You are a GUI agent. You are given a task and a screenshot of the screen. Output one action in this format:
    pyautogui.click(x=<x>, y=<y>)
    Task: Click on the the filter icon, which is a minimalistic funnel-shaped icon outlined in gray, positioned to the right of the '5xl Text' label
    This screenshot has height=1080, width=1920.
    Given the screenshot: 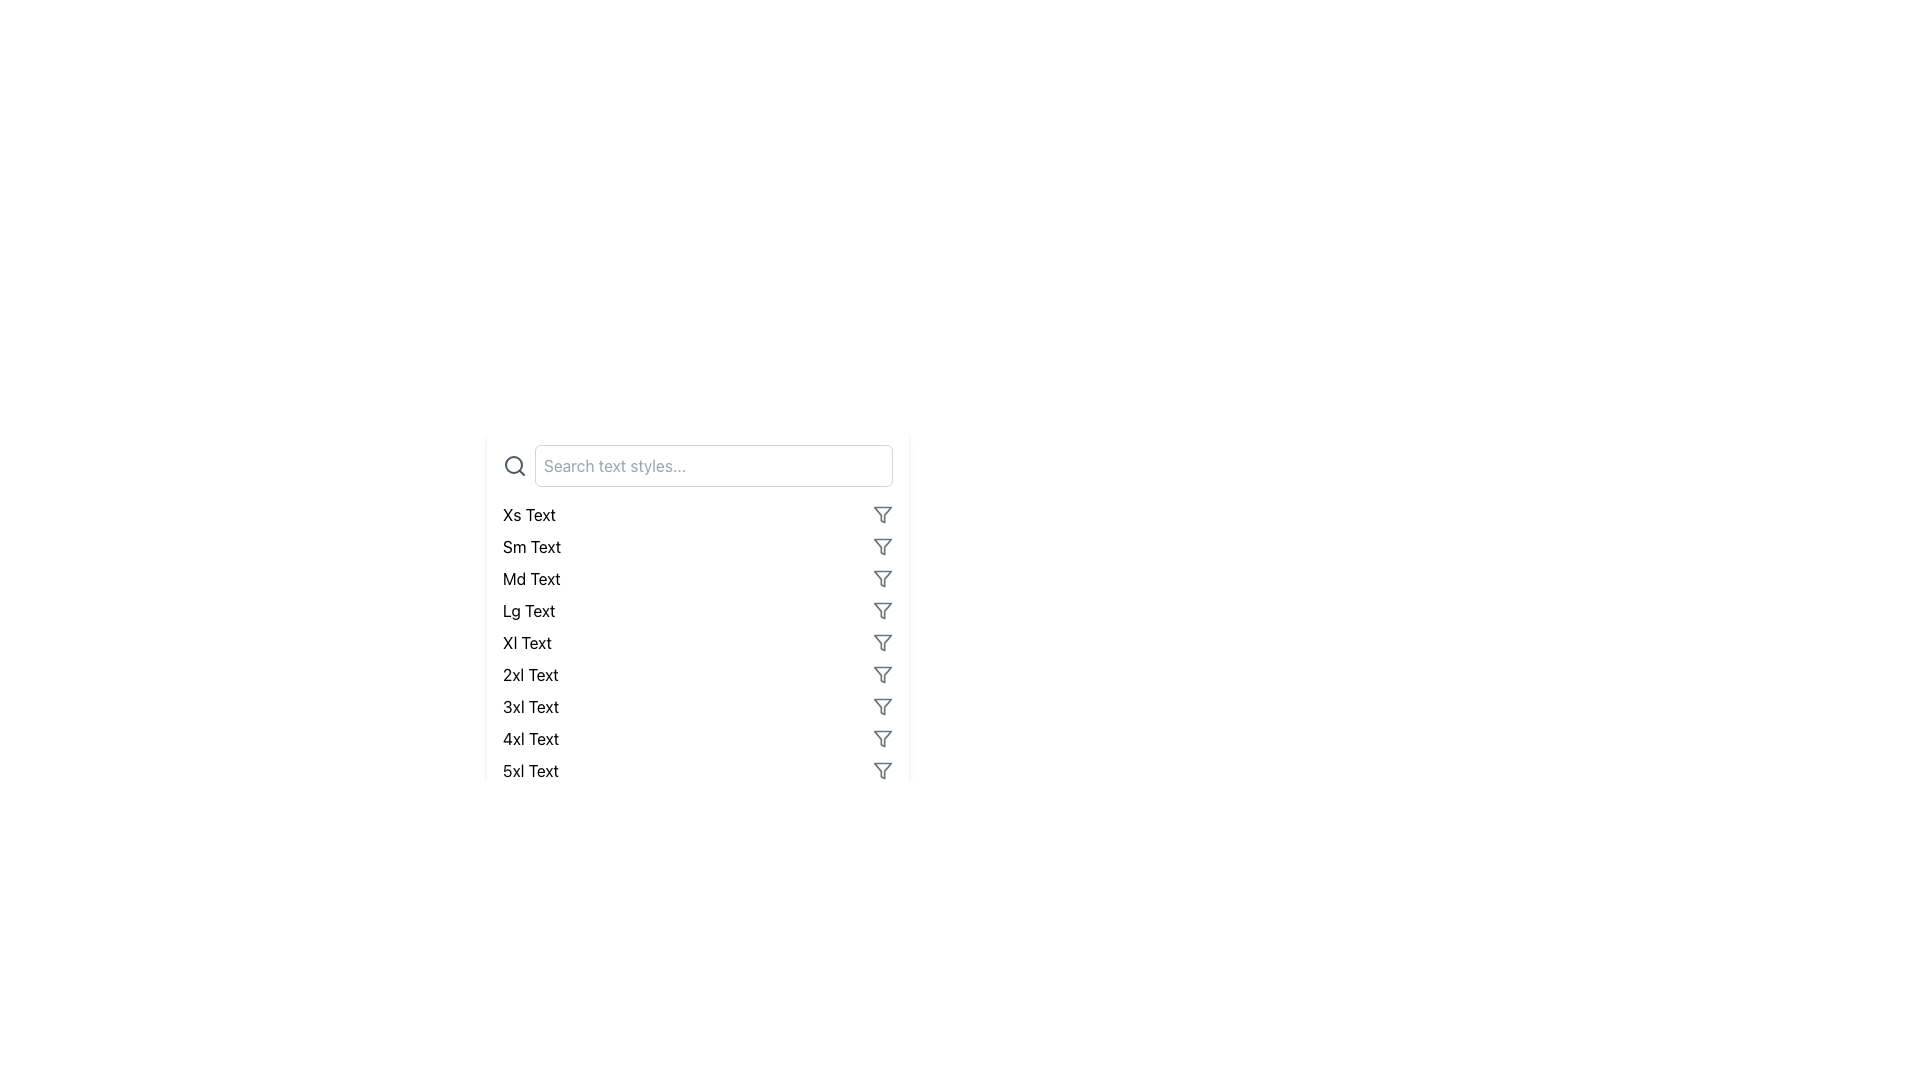 What is the action you would take?
    pyautogui.click(x=882, y=770)
    